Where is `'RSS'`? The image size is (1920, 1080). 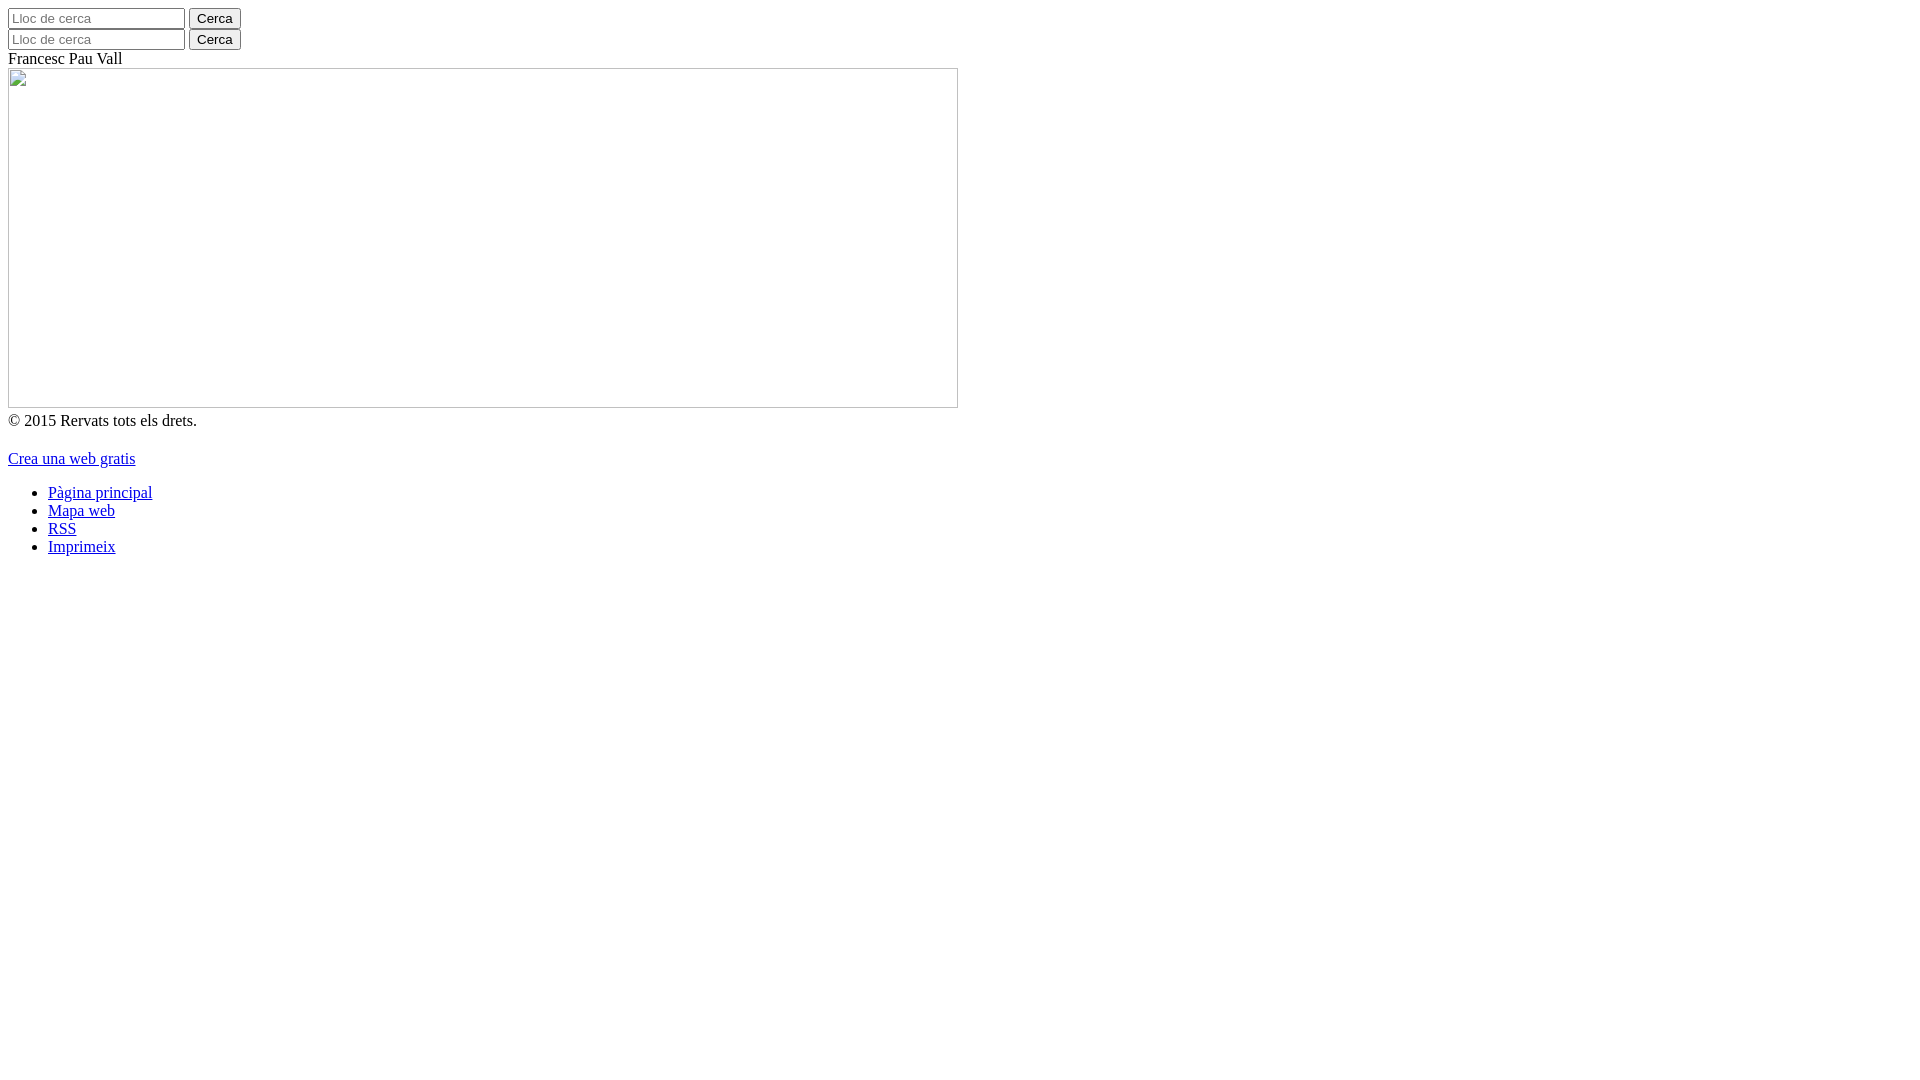
'RSS' is located at coordinates (62, 527).